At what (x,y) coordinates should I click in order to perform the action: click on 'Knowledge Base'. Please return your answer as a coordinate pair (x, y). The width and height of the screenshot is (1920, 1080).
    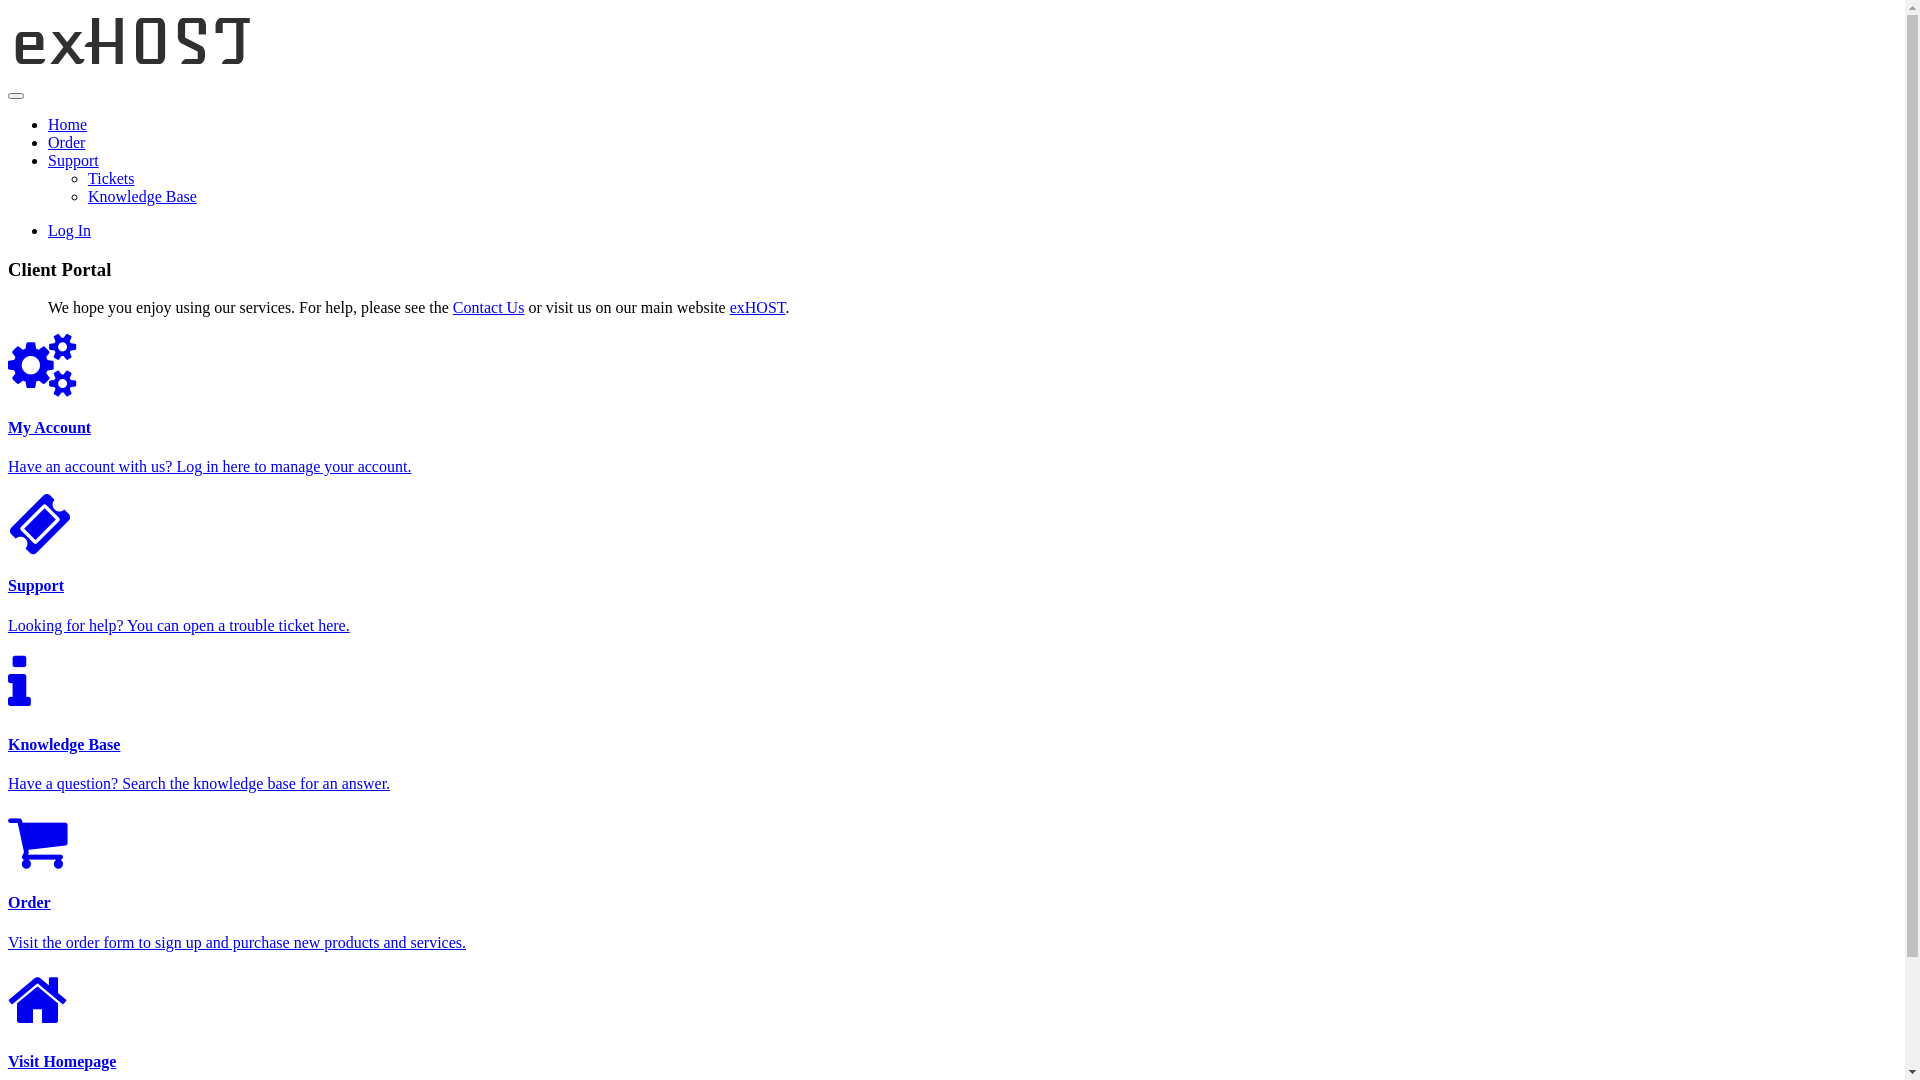
    Looking at the image, I should click on (86, 196).